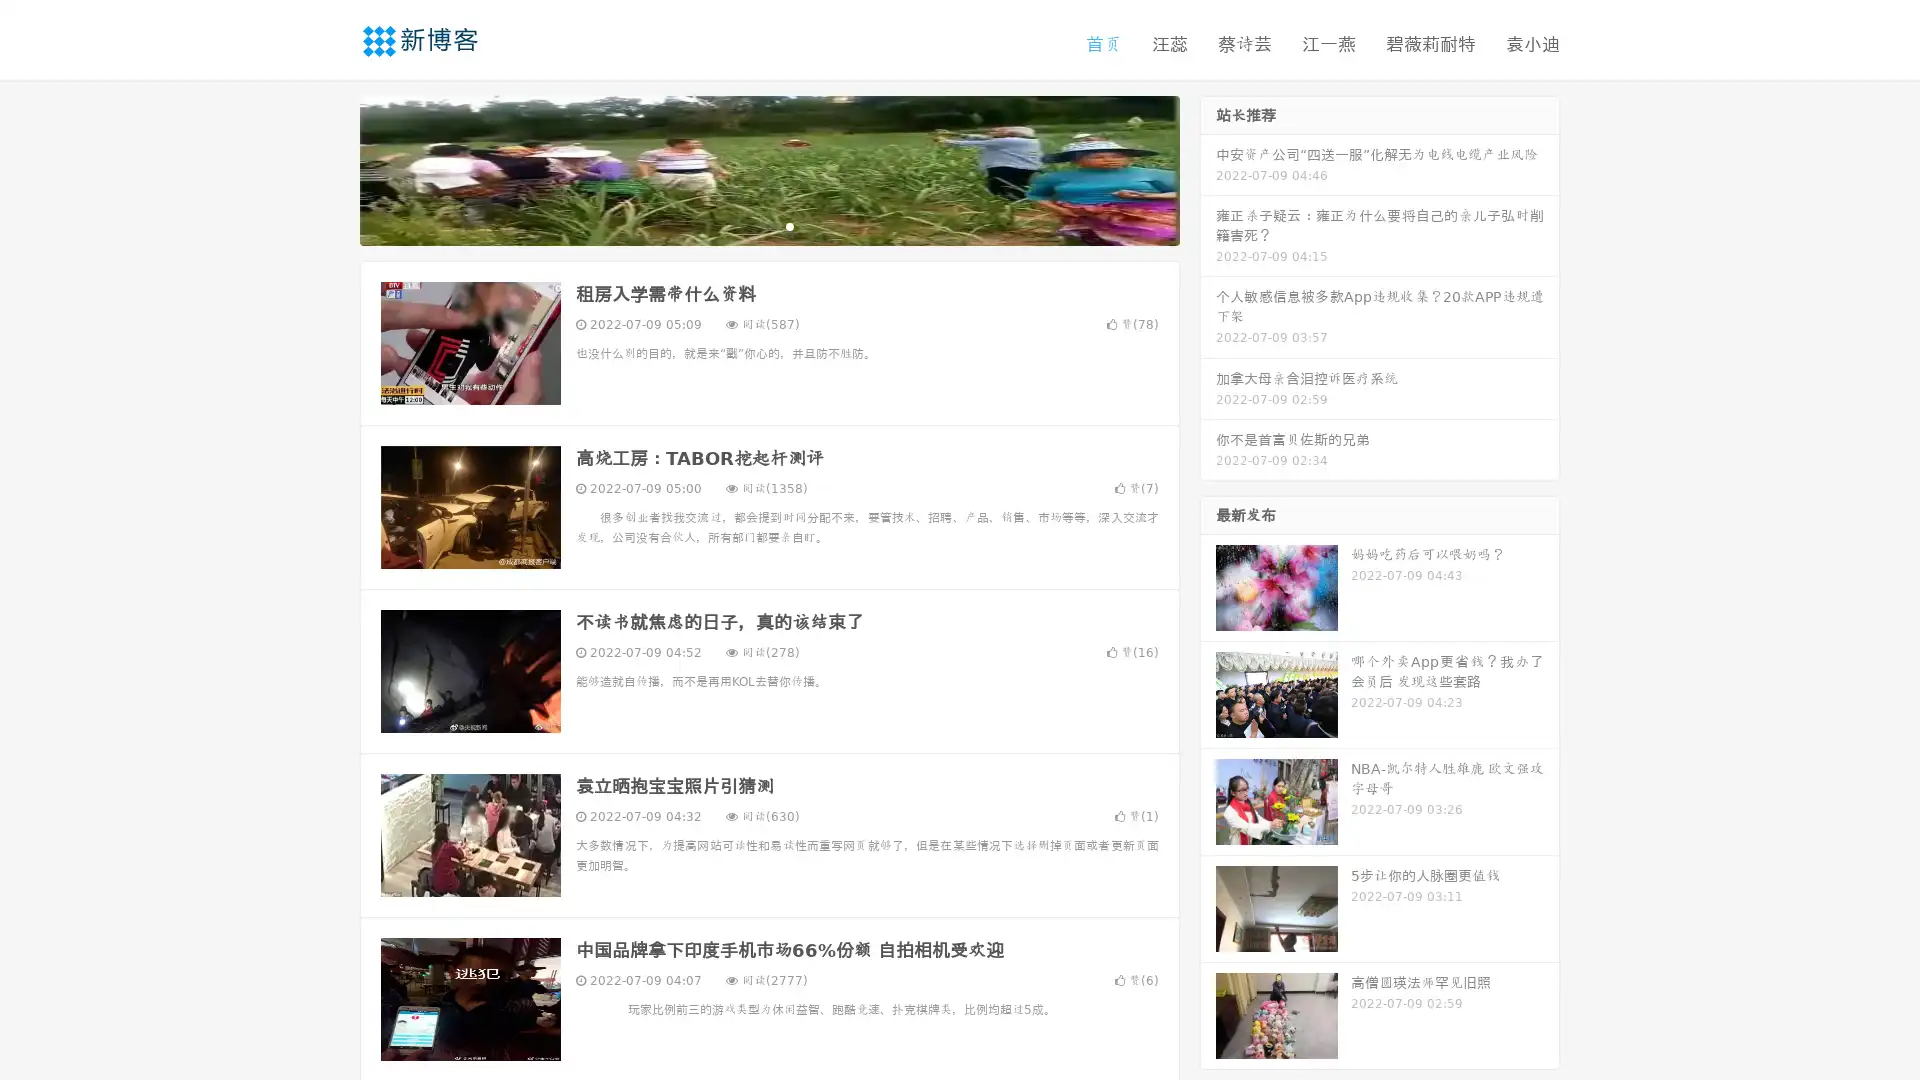 The width and height of the screenshot is (1920, 1080). Describe the element at coordinates (330, 168) in the screenshot. I see `Previous slide` at that location.